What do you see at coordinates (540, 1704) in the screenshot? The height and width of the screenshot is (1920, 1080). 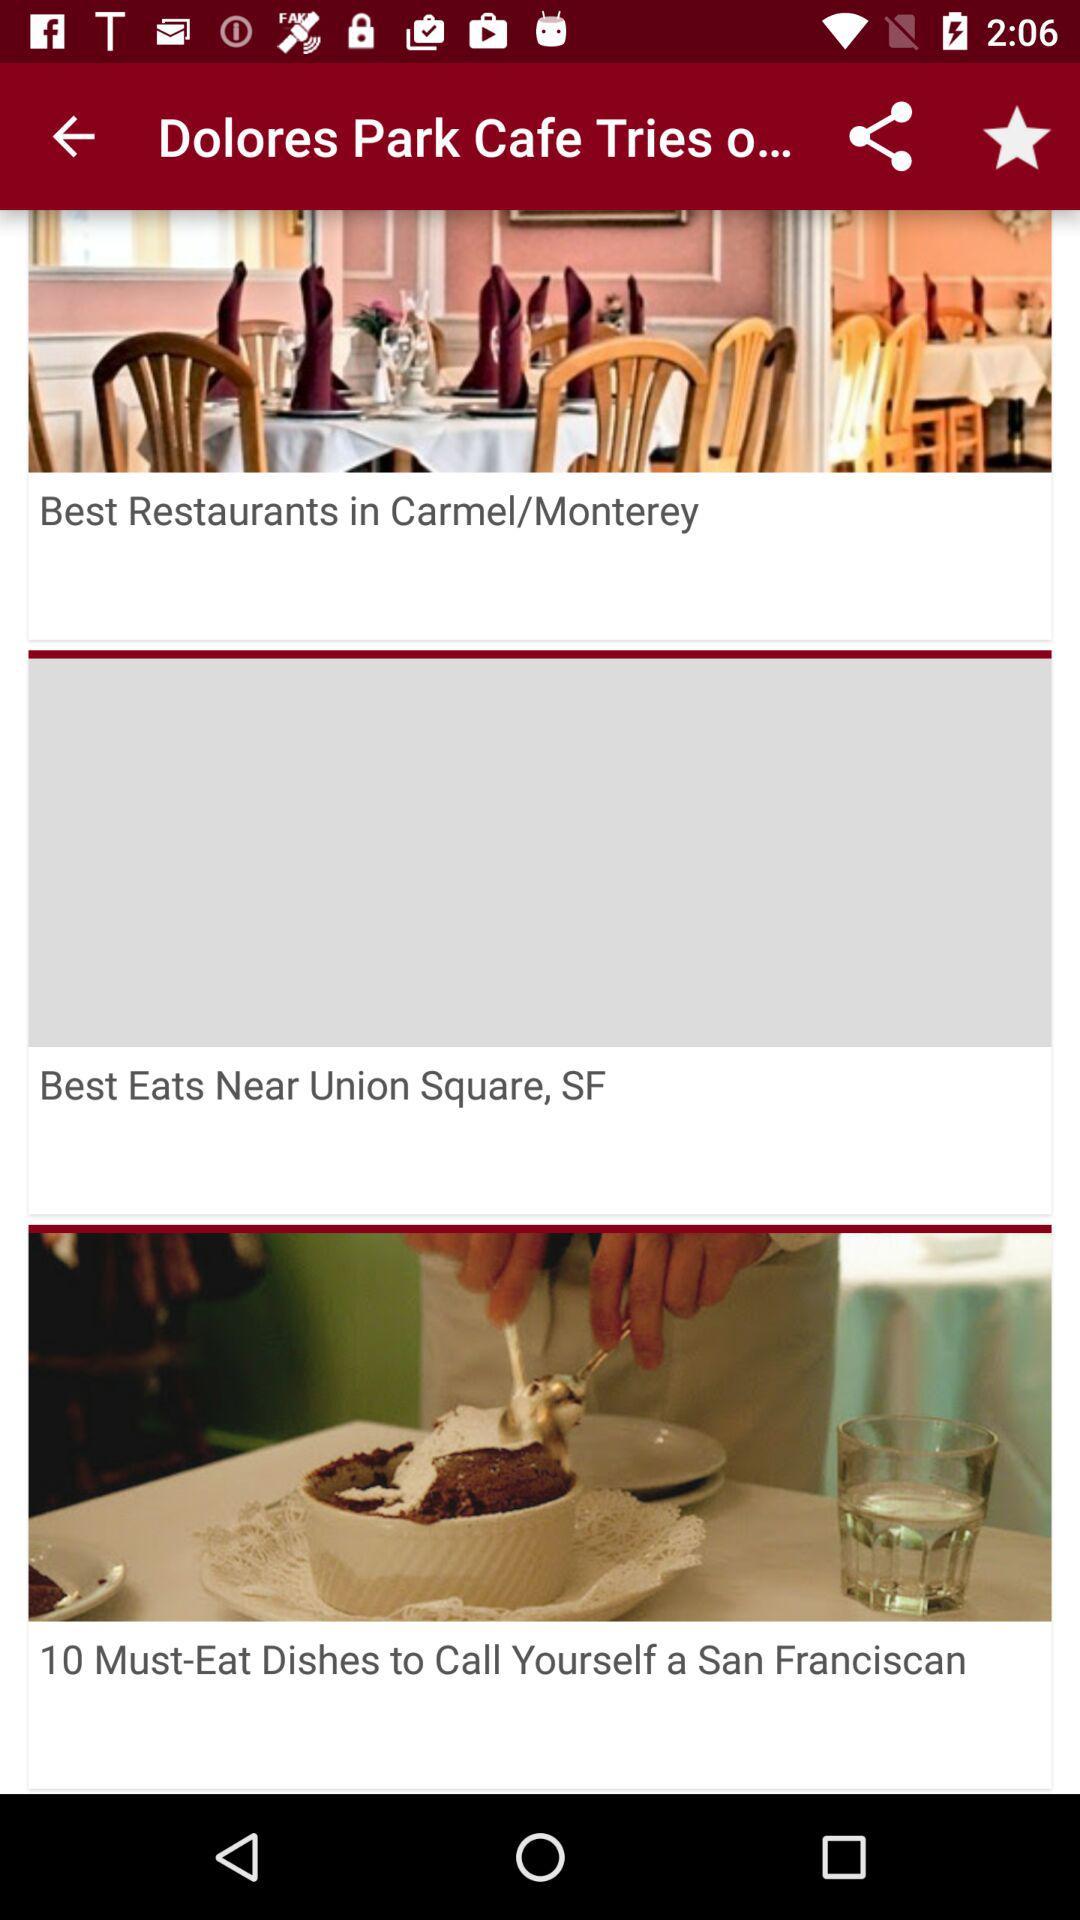 I see `the 10 must eat` at bounding box center [540, 1704].